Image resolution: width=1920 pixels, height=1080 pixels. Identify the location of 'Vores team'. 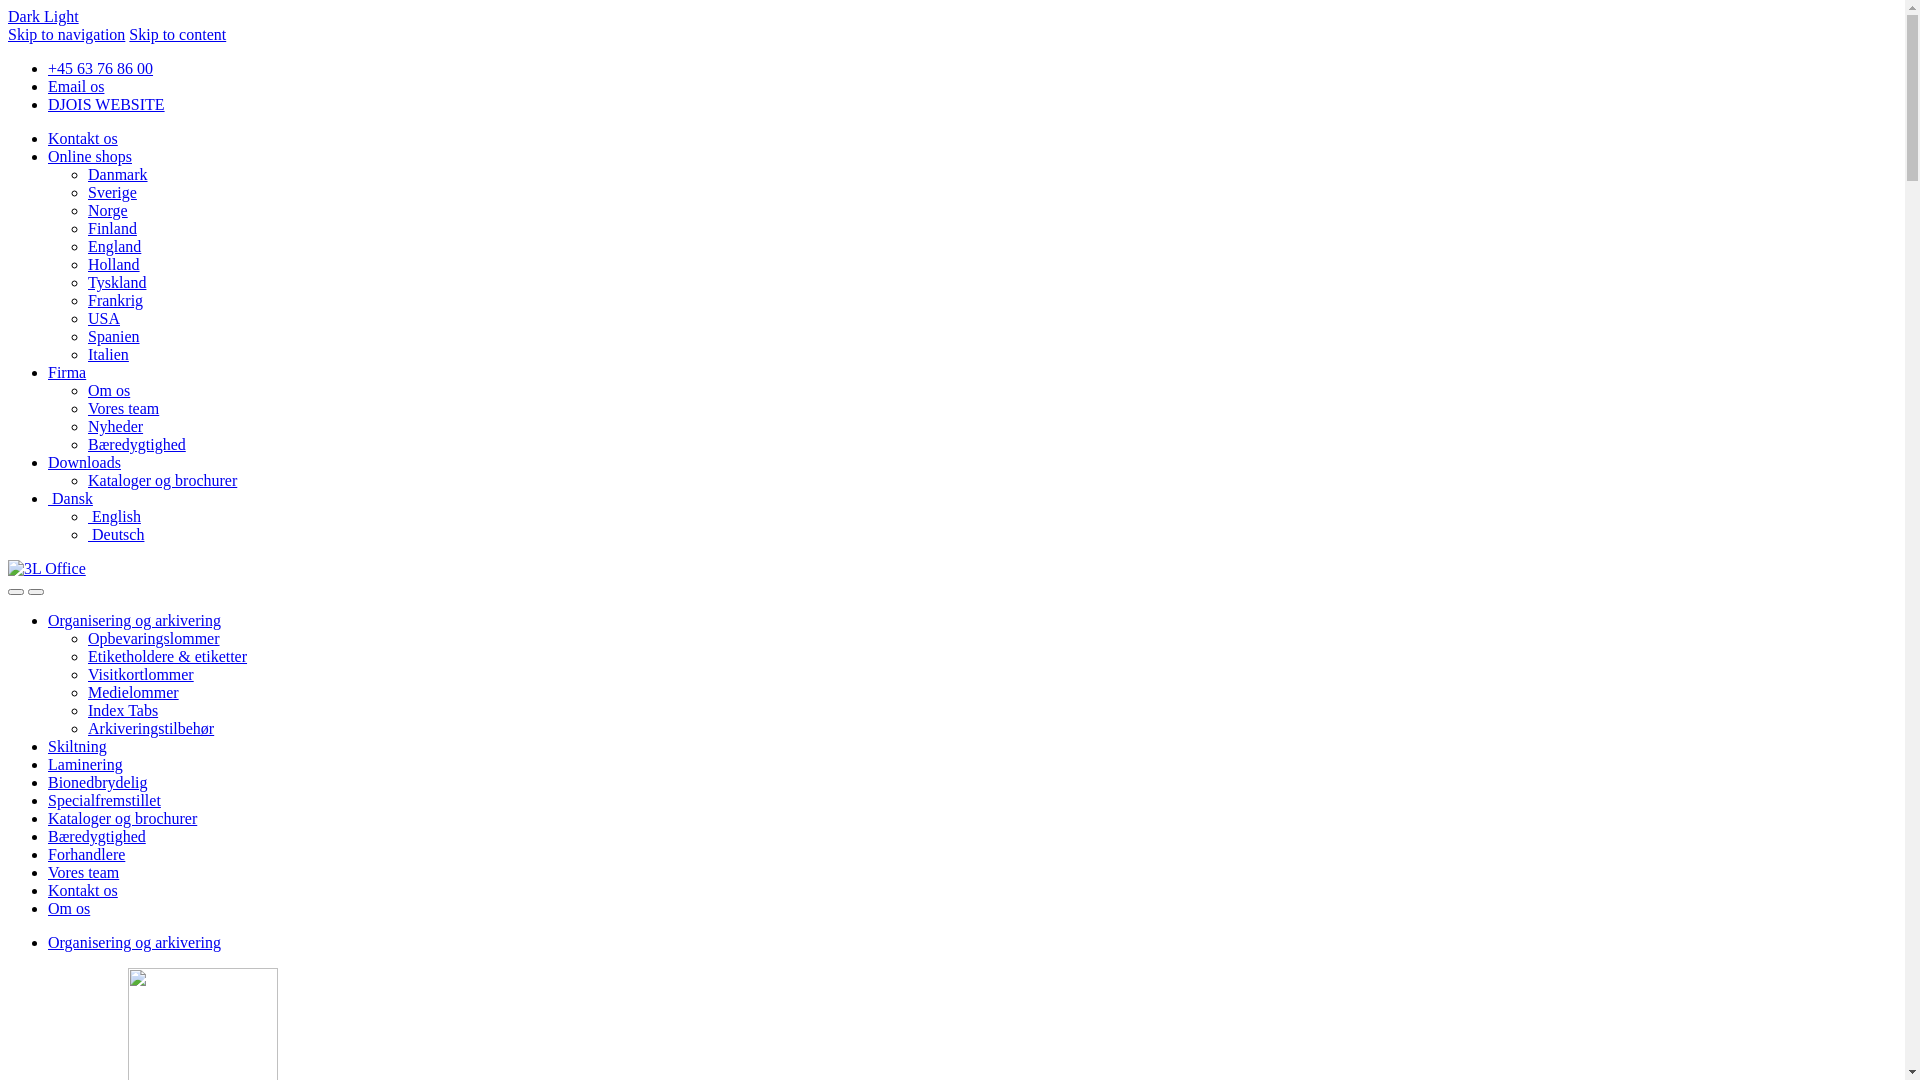
(82, 871).